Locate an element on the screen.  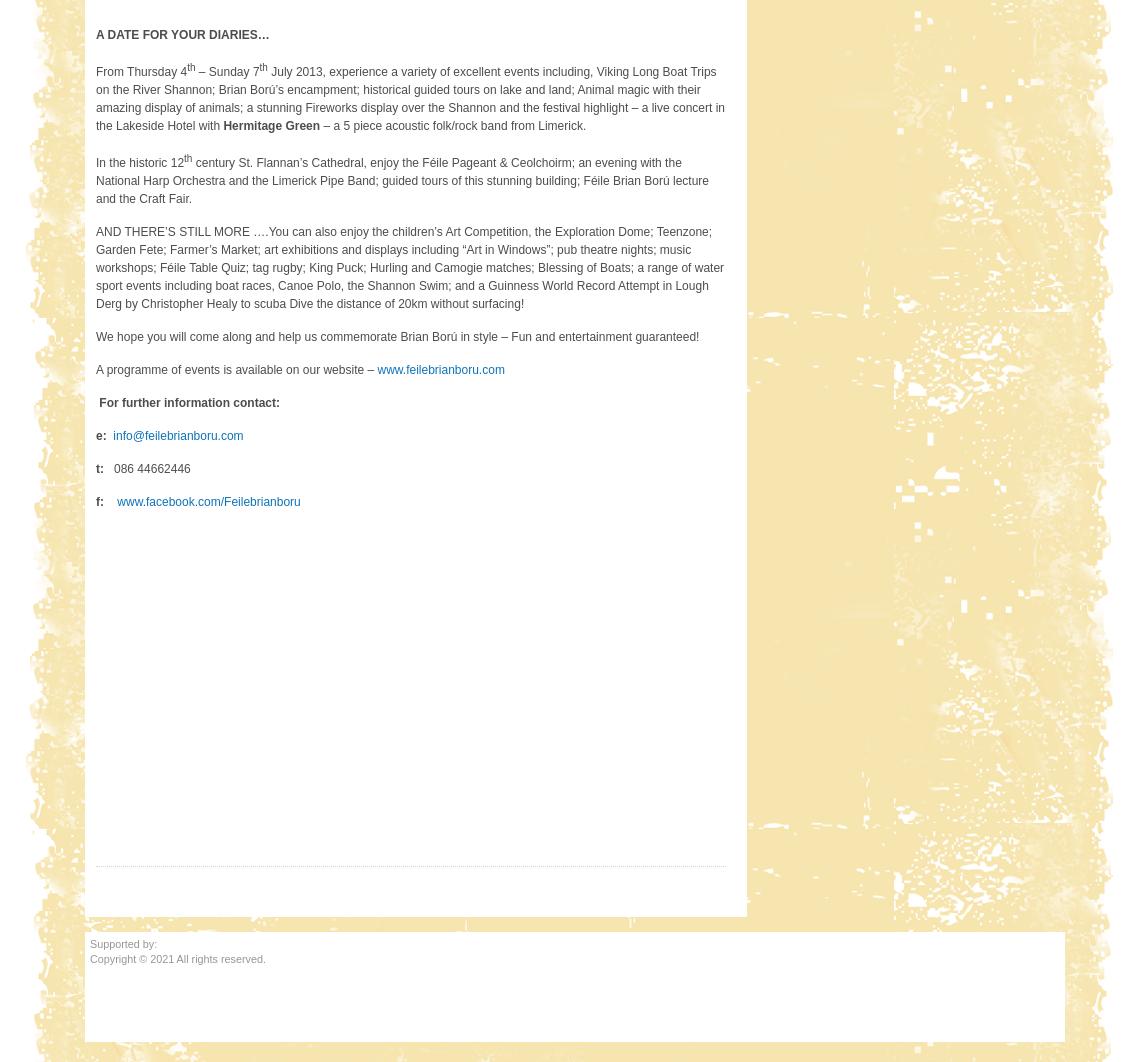
'e:' is located at coordinates (102, 433).